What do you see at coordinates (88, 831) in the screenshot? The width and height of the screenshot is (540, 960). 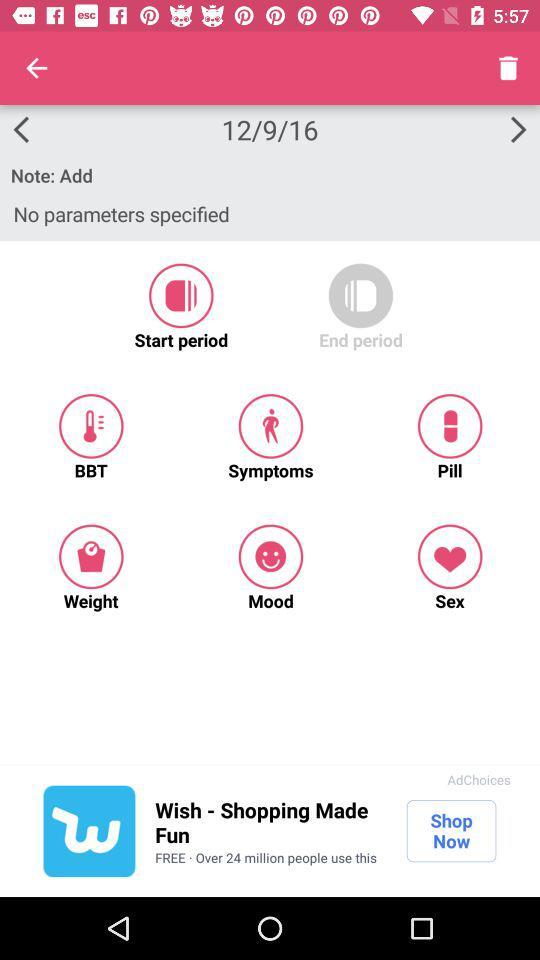 I see `open advertisement` at bounding box center [88, 831].